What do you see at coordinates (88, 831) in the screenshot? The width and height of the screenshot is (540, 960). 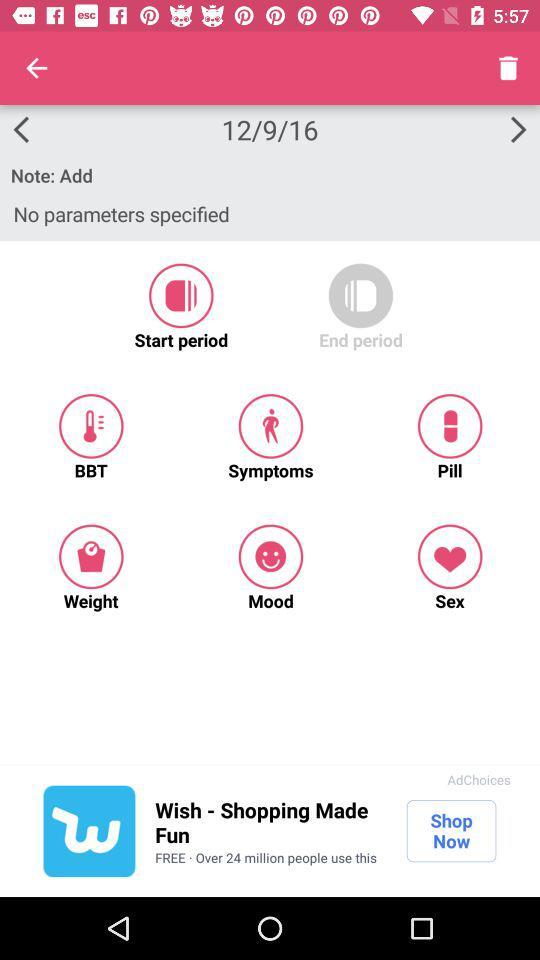 I see `open advertisement` at bounding box center [88, 831].